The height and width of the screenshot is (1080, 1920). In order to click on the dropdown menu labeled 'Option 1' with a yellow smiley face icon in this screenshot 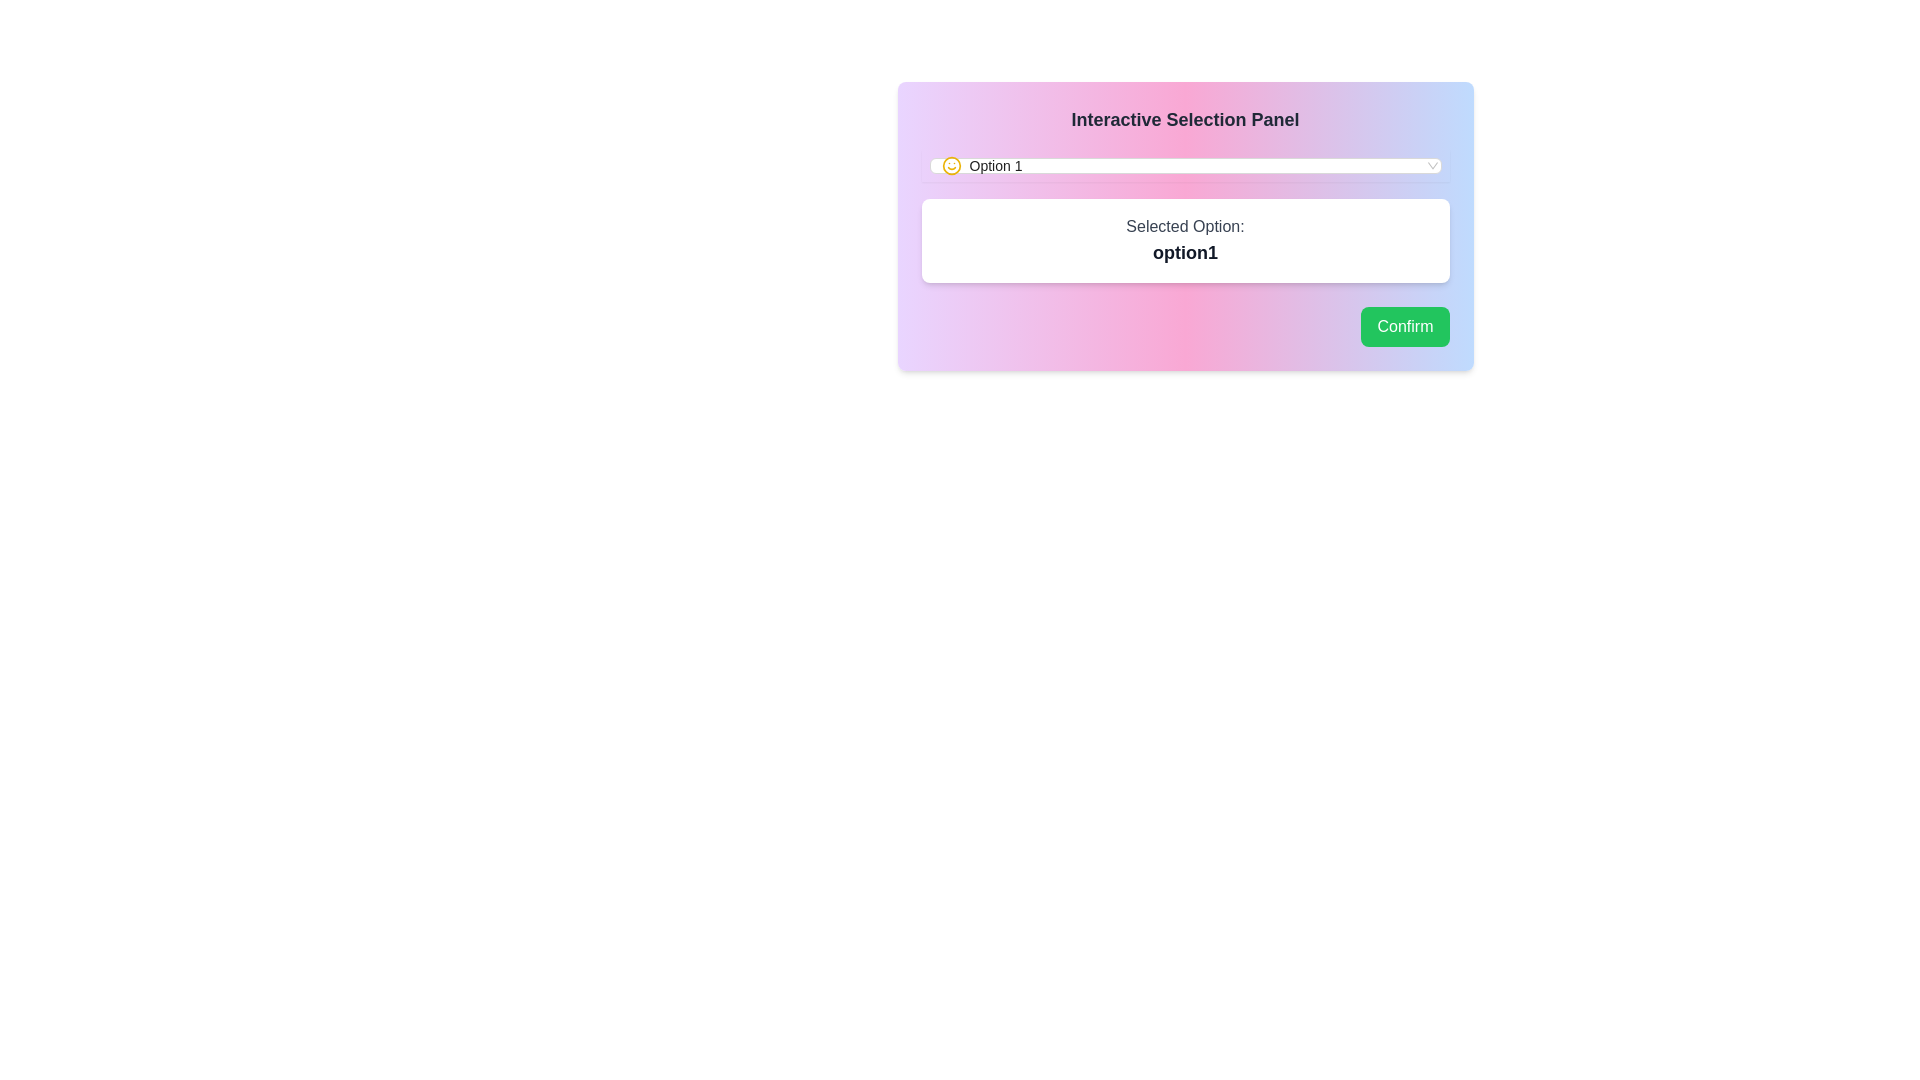, I will do `click(1185, 164)`.